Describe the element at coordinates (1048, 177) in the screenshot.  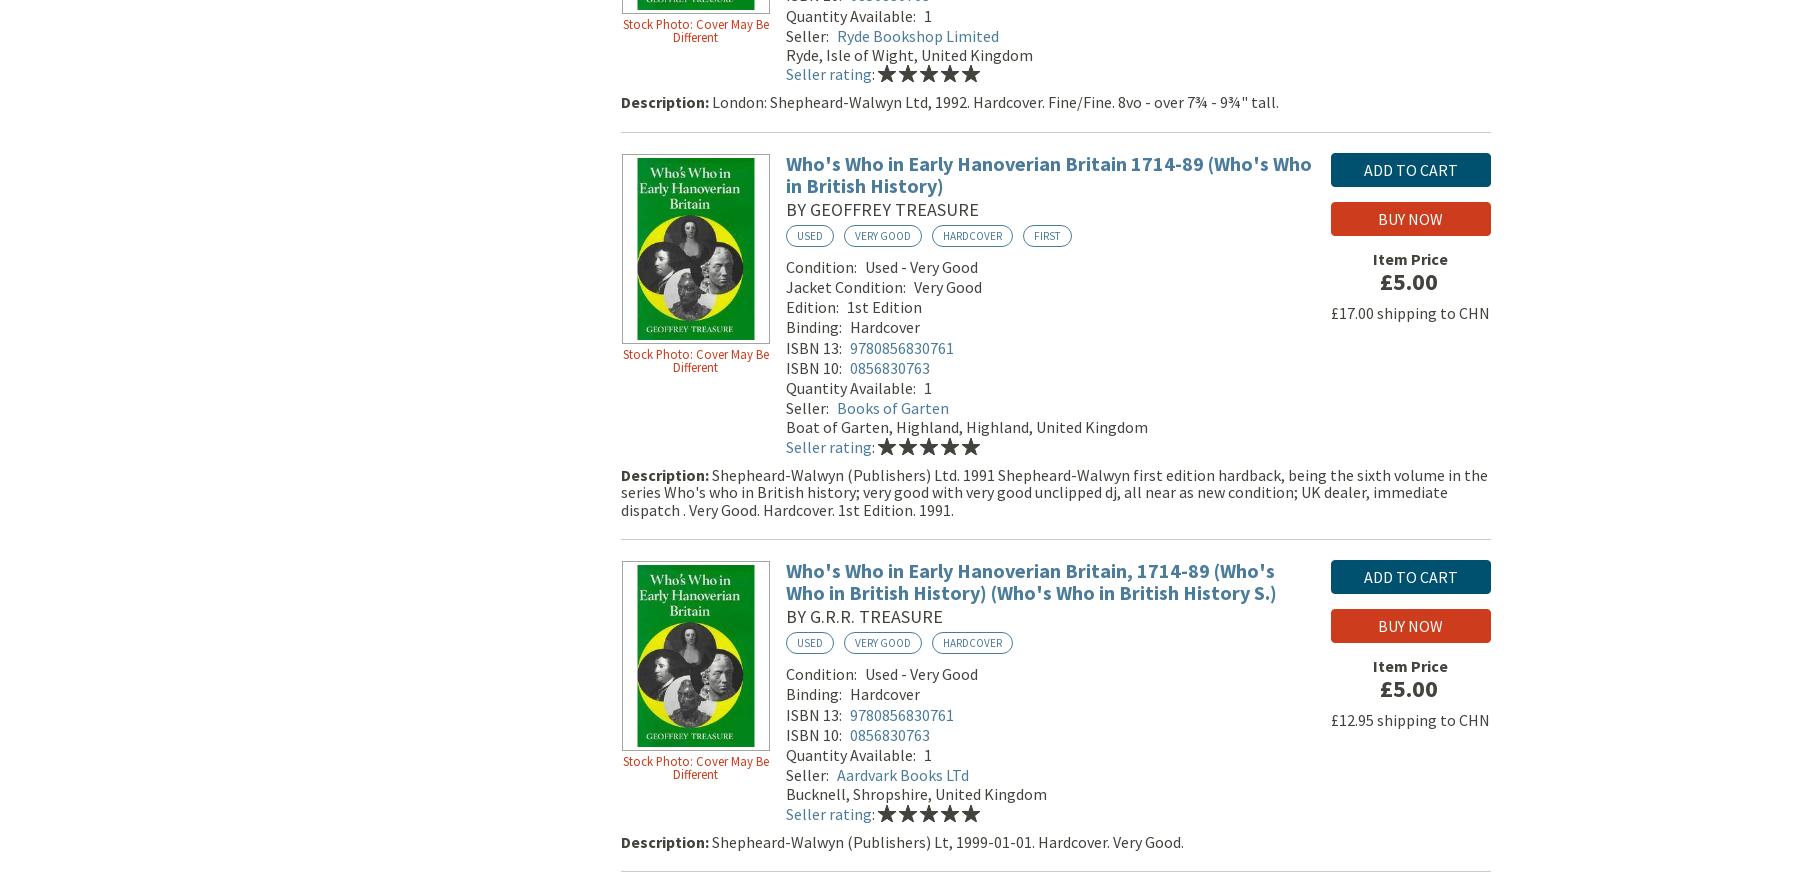
I see `'Who's Who in Early Hanoverian Britain 1714-89 (Who's Who in British History)'` at that location.